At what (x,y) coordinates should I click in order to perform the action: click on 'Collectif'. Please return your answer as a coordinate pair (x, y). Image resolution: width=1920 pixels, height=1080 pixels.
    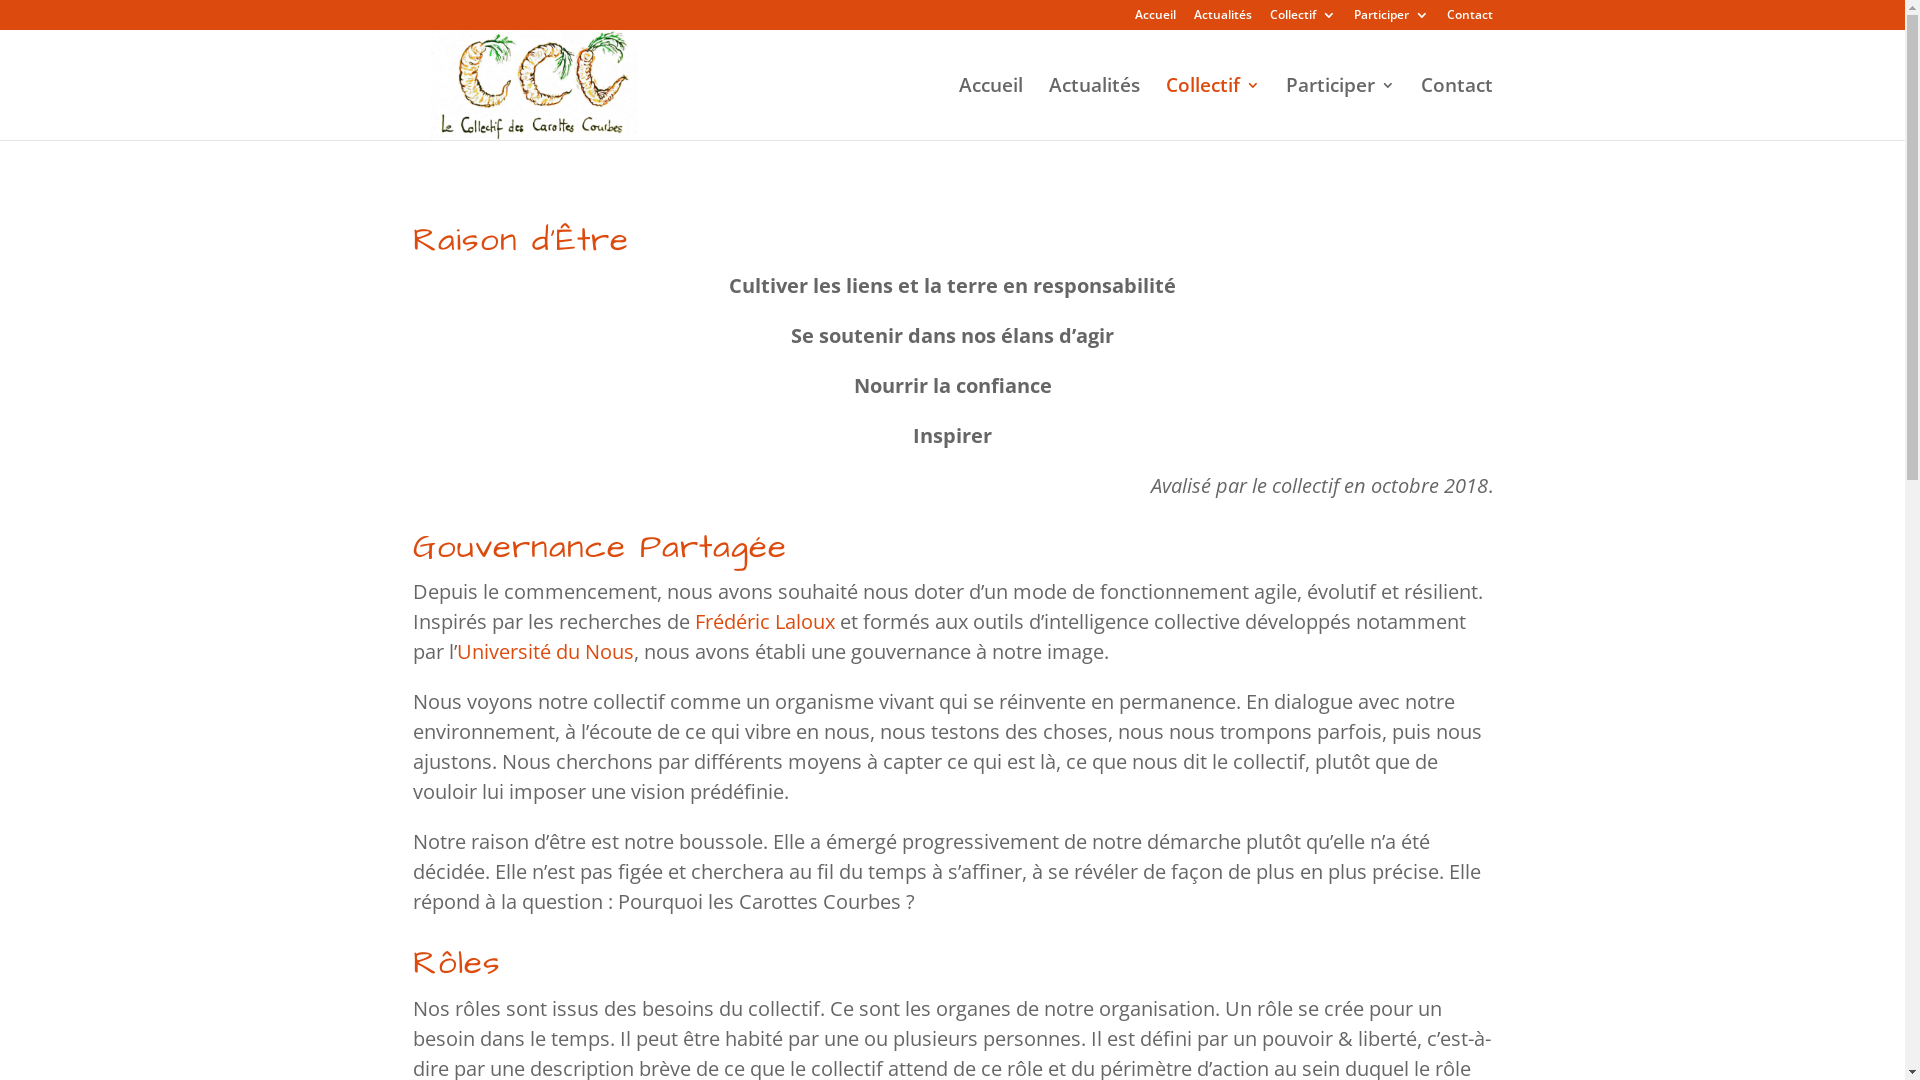
    Looking at the image, I should click on (1166, 108).